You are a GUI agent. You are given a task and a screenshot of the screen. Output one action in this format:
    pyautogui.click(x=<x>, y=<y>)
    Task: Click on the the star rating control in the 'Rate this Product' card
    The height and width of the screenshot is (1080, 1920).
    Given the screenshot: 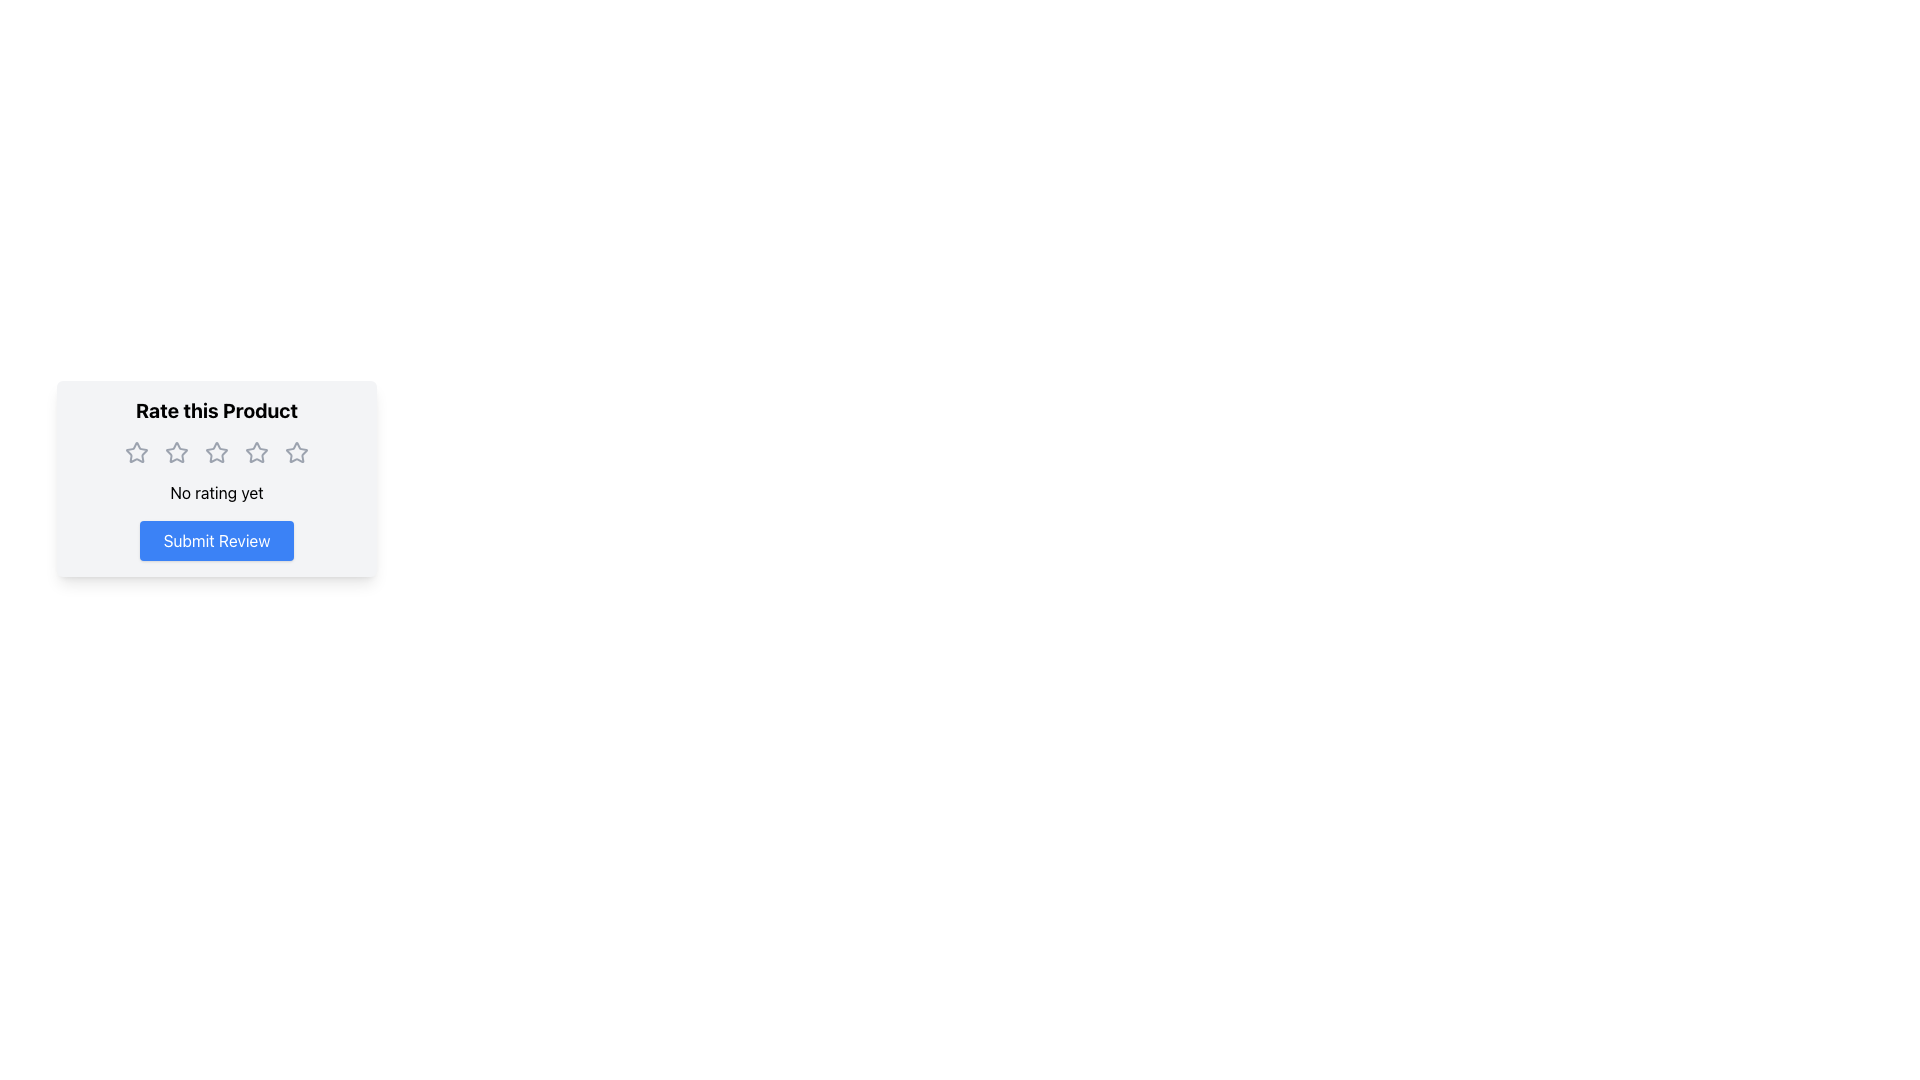 What is the action you would take?
    pyautogui.click(x=216, y=478)
    